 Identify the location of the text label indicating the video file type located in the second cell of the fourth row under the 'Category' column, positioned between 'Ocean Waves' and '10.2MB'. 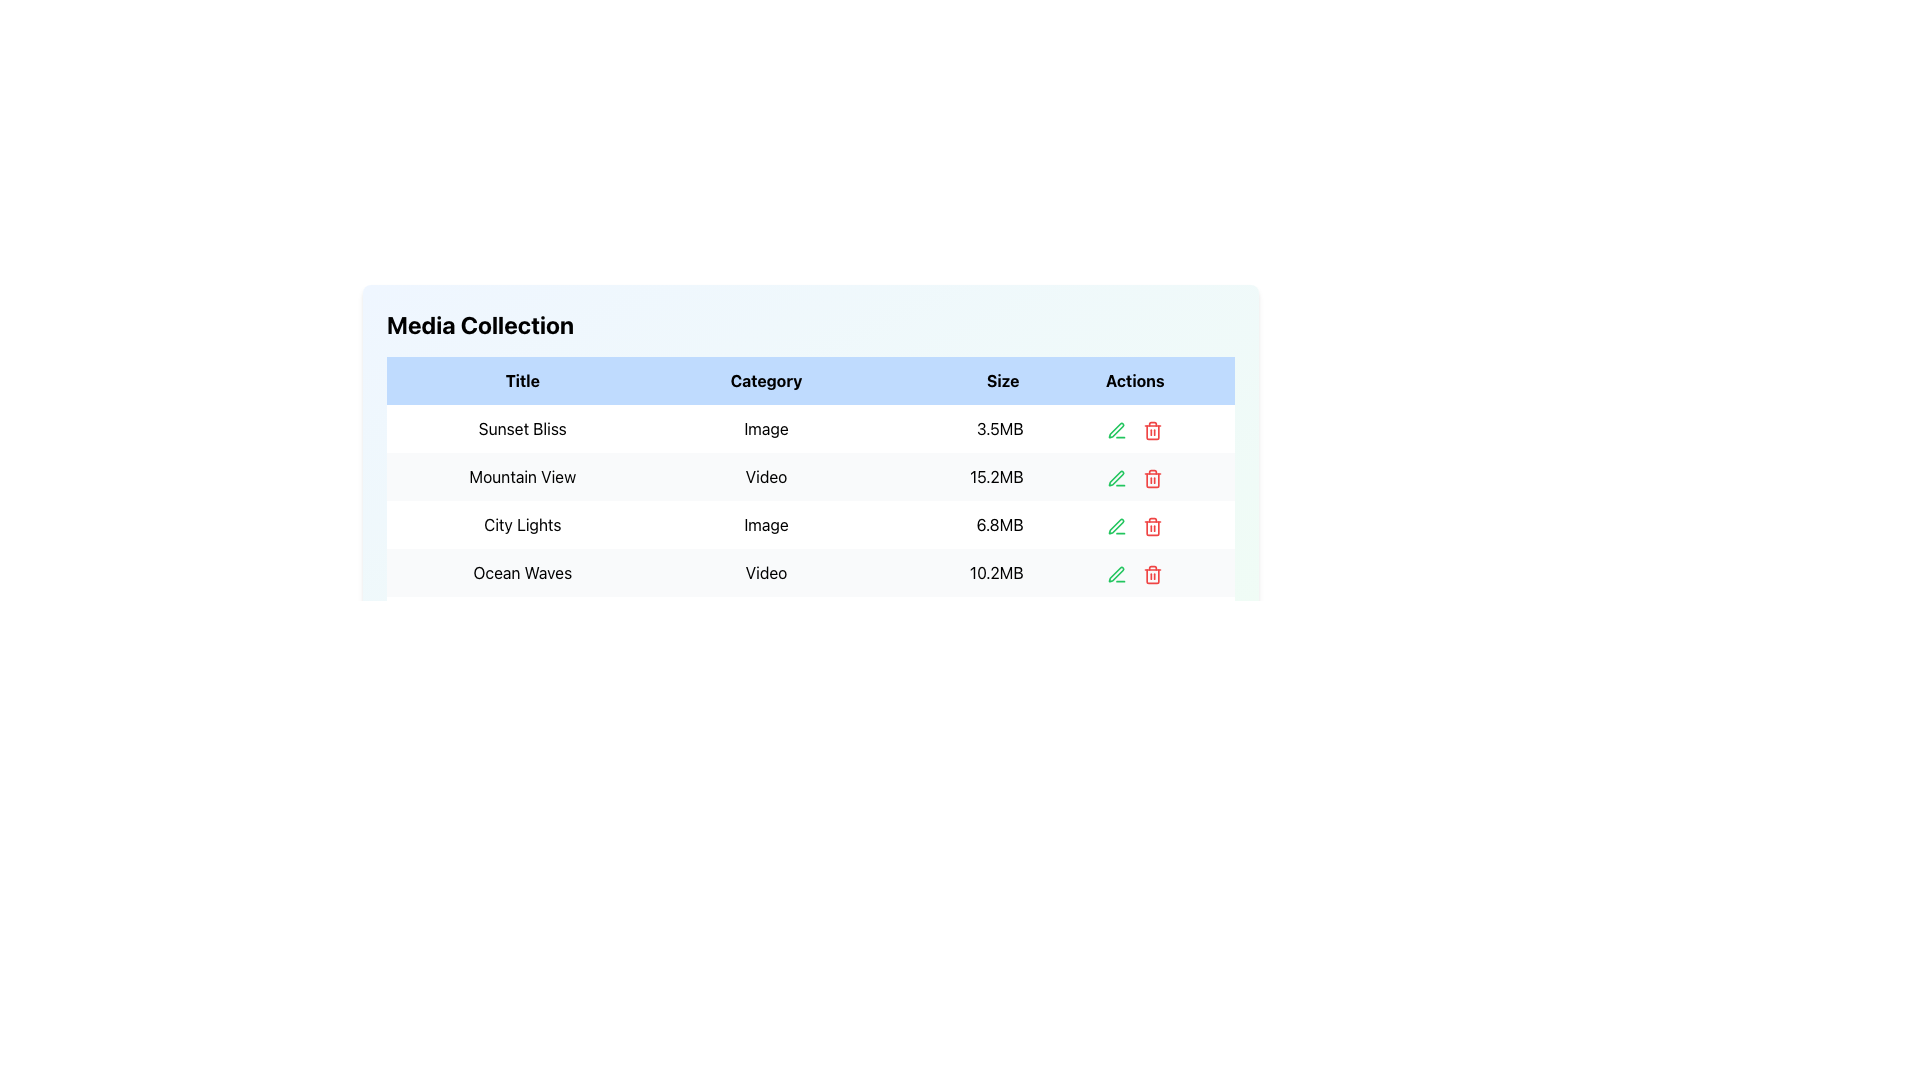
(765, 573).